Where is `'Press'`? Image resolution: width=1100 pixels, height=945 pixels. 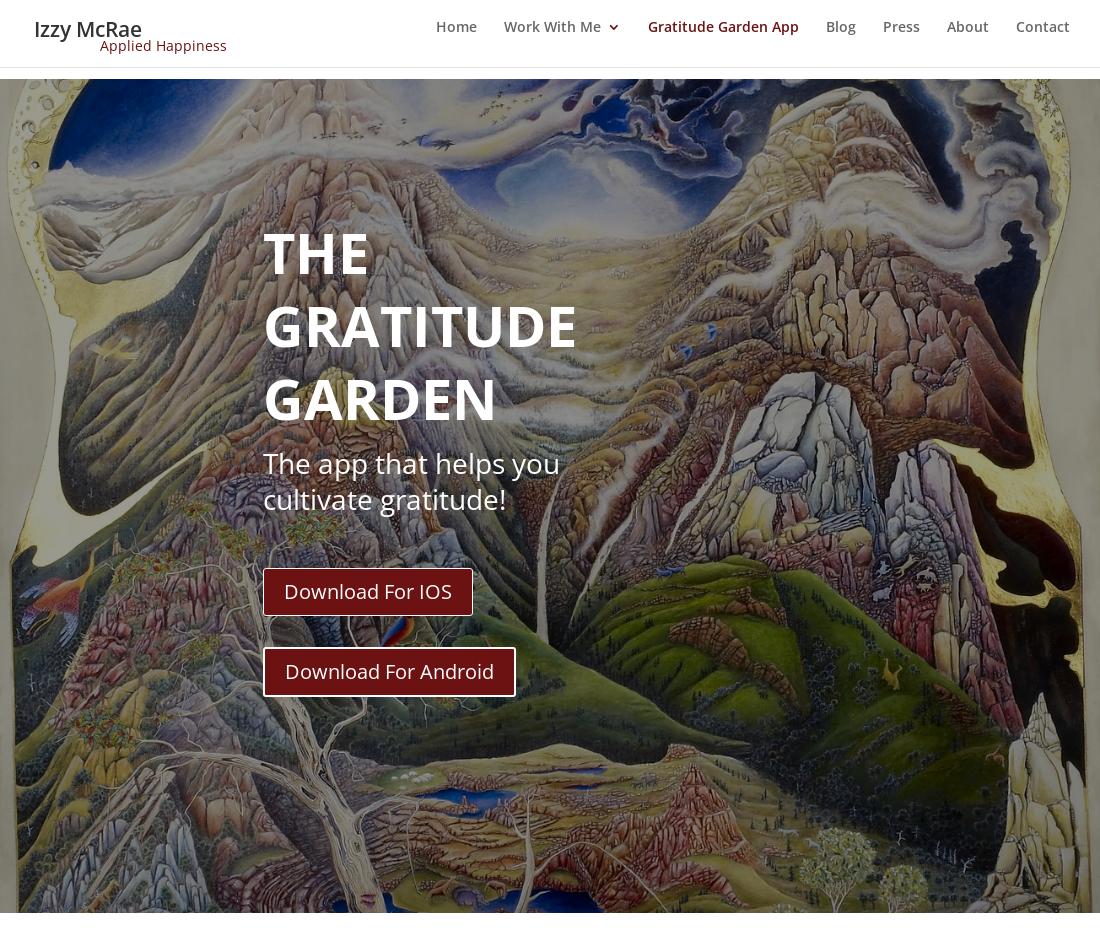 'Press' is located at coordinates (901, 39).